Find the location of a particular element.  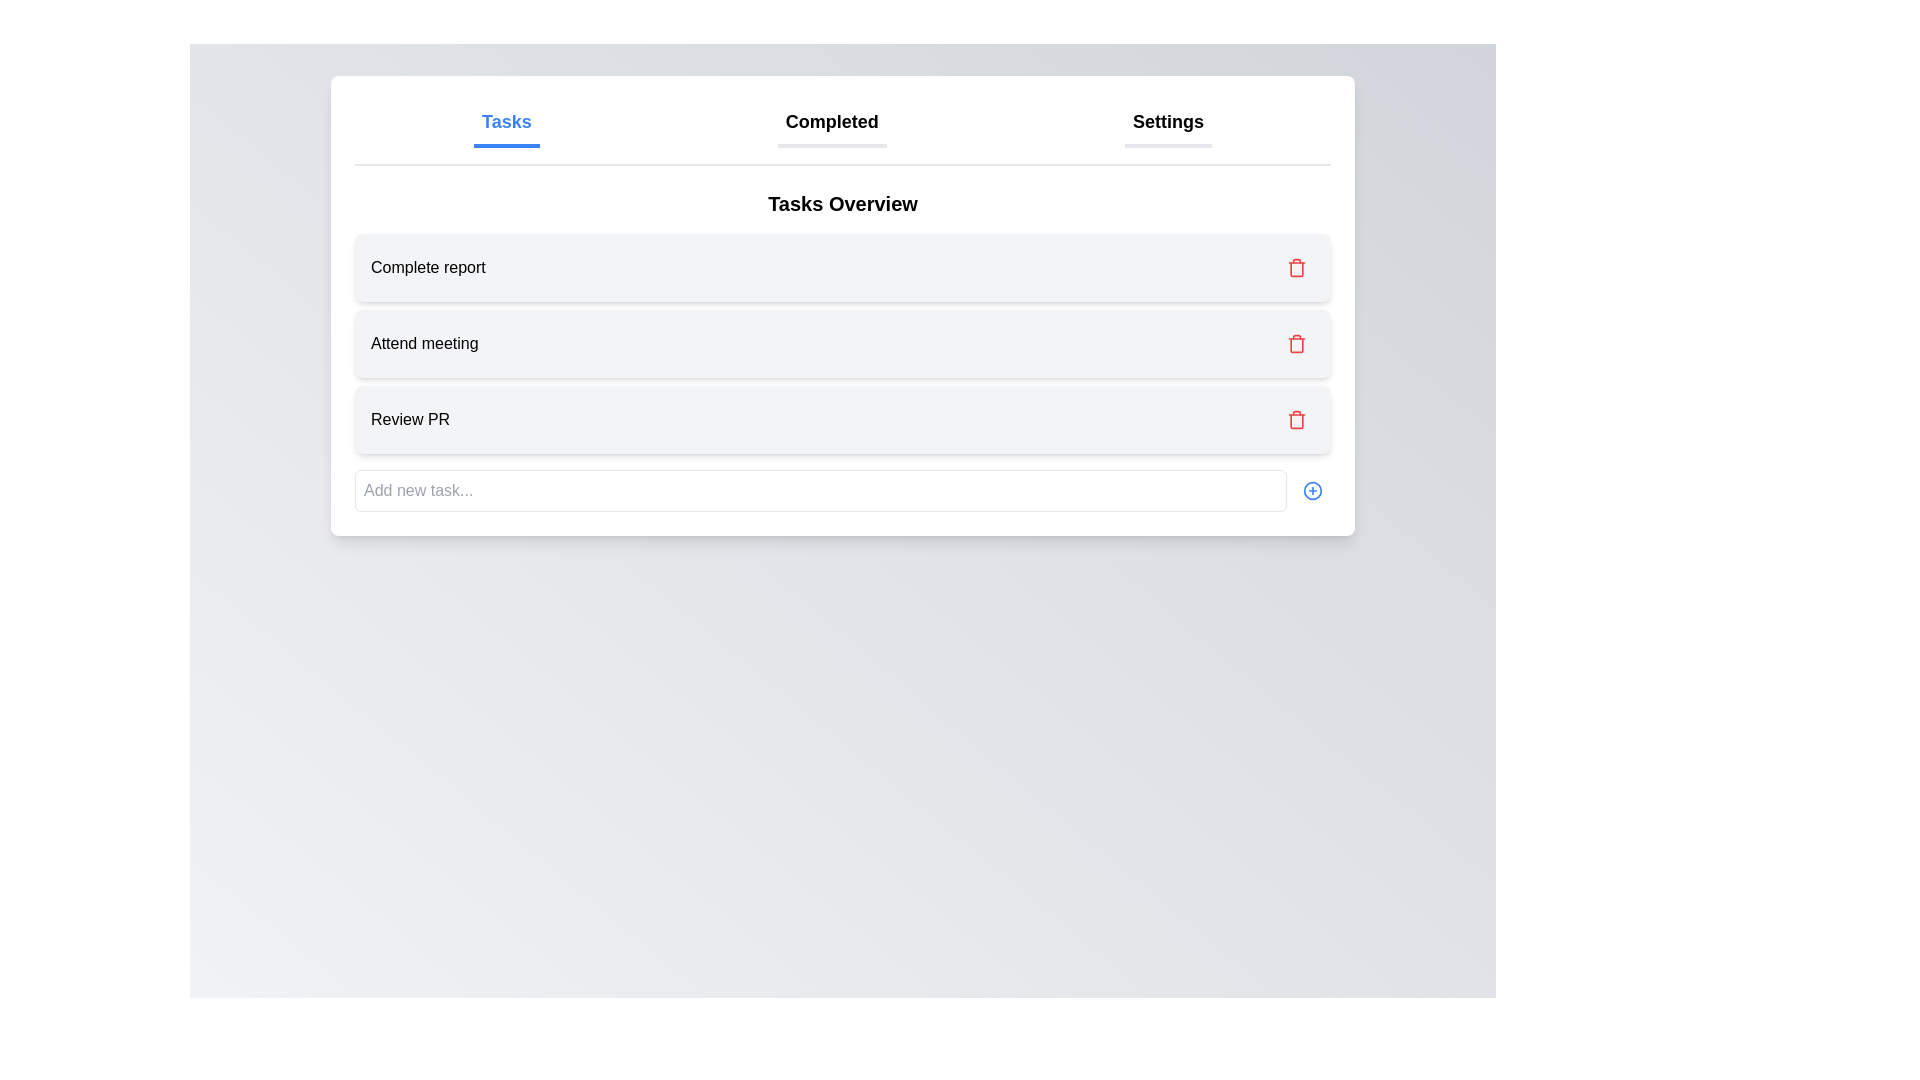

the task list item labeled 'Complete report' which has a delete button on the right side is located at coordinates (843, 266).